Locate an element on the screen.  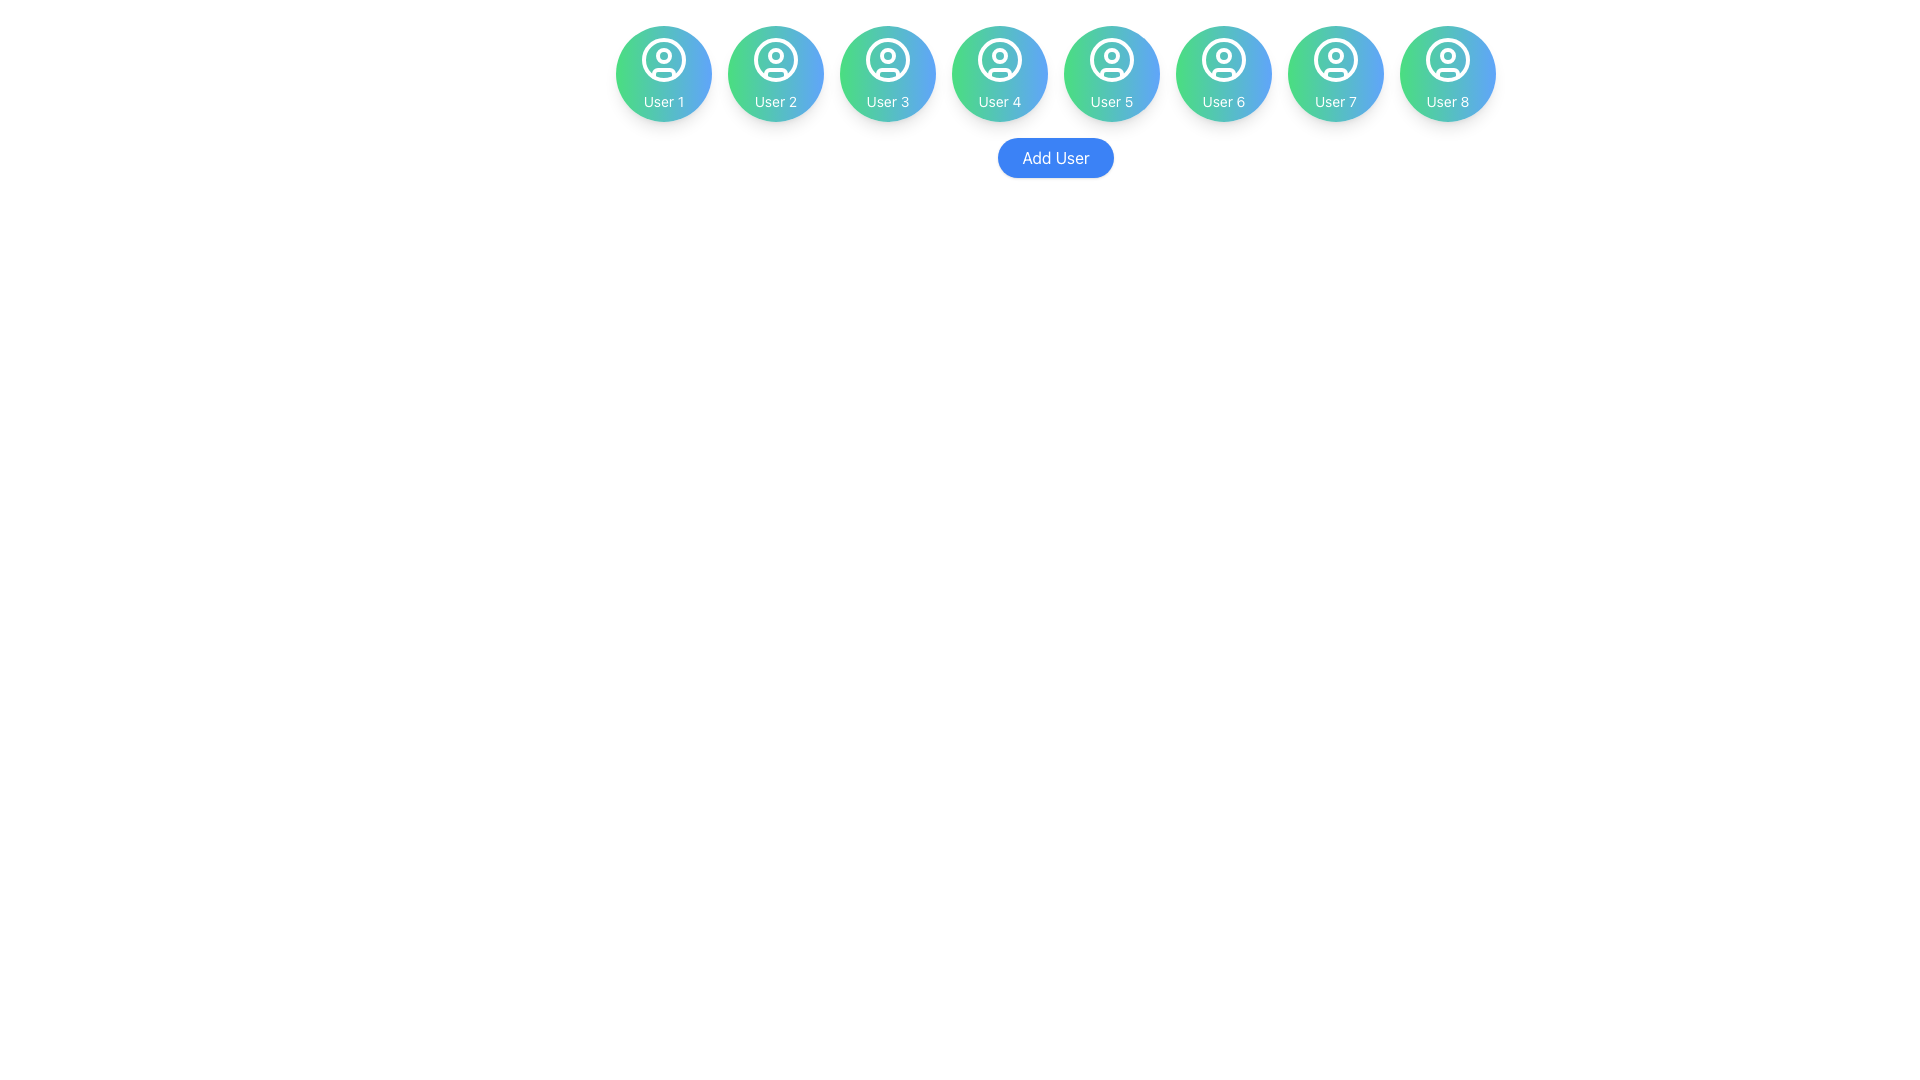
the button corresponding to 'User 7', which is the seventh button in a horizontal lineup located near the top right of the interface is located at coordinates (1335, 72).